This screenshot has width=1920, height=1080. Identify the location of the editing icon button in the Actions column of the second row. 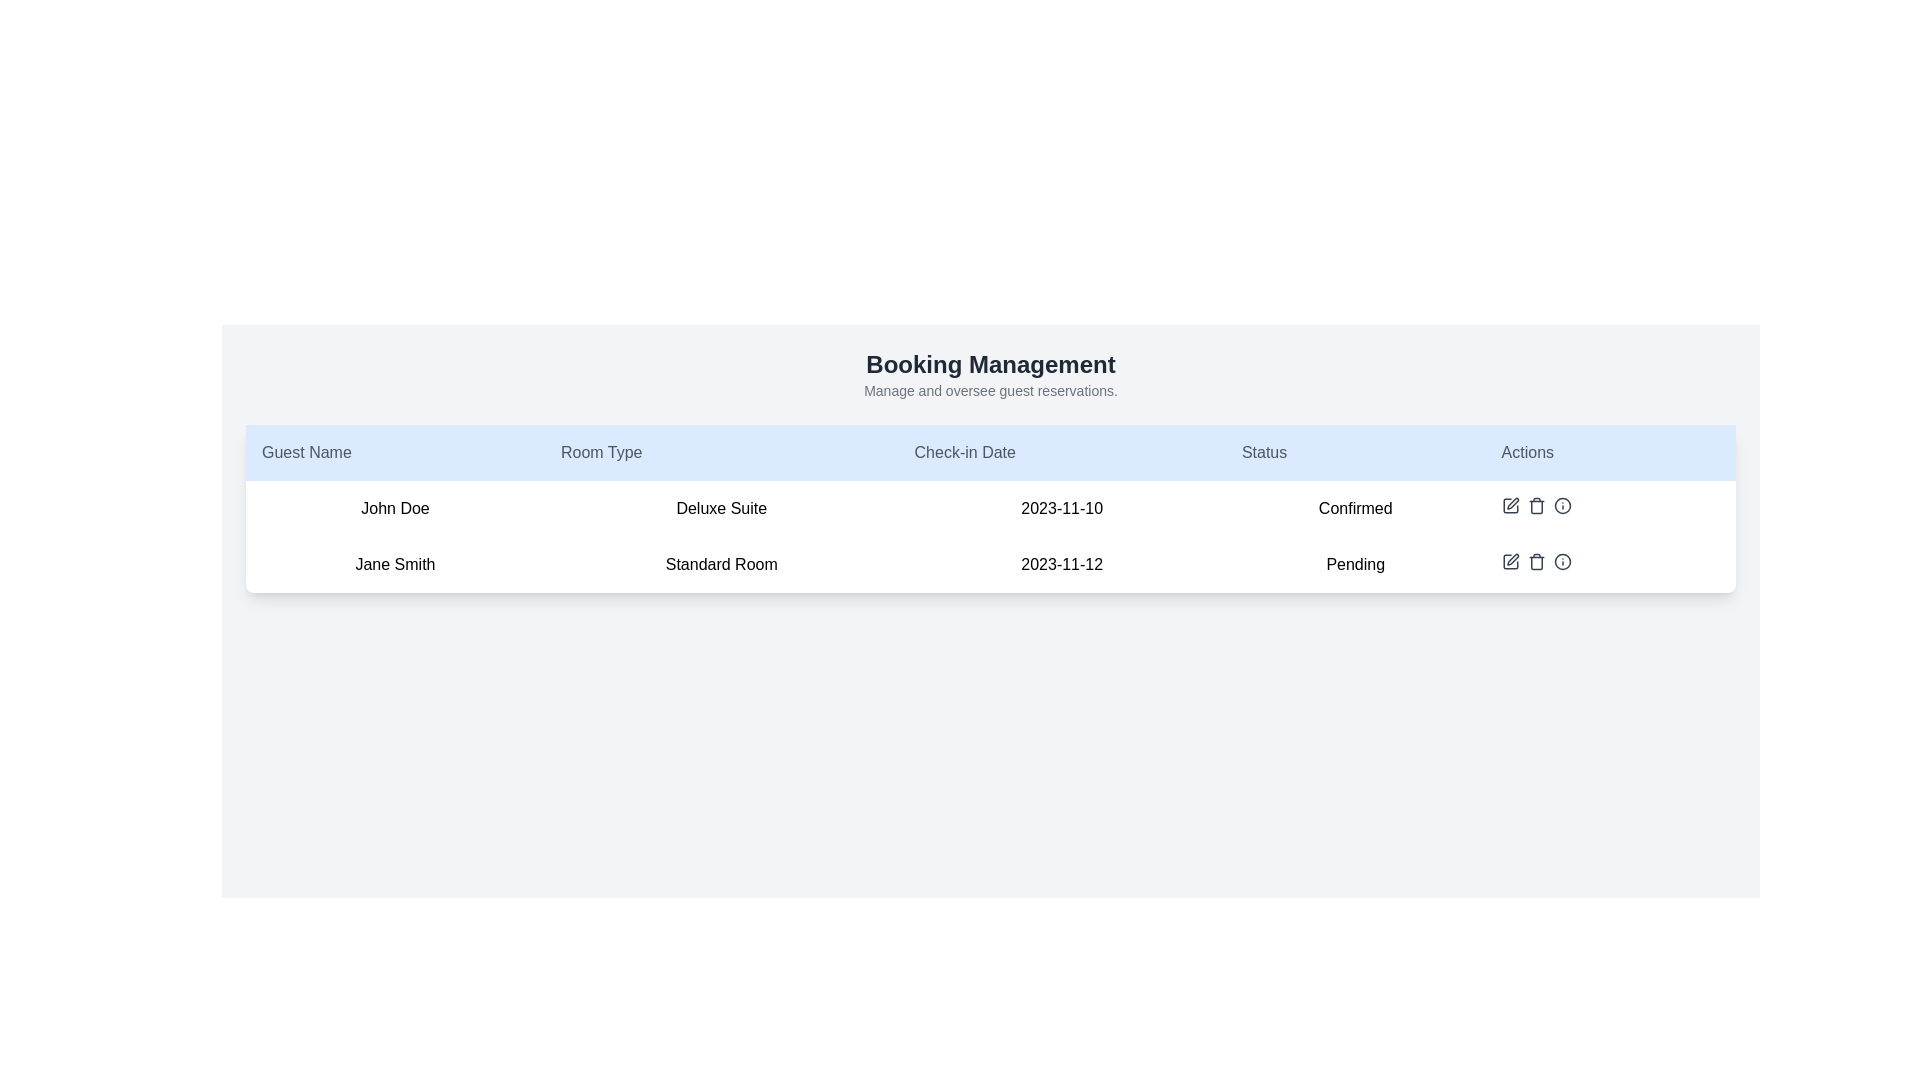
(1510, 562).